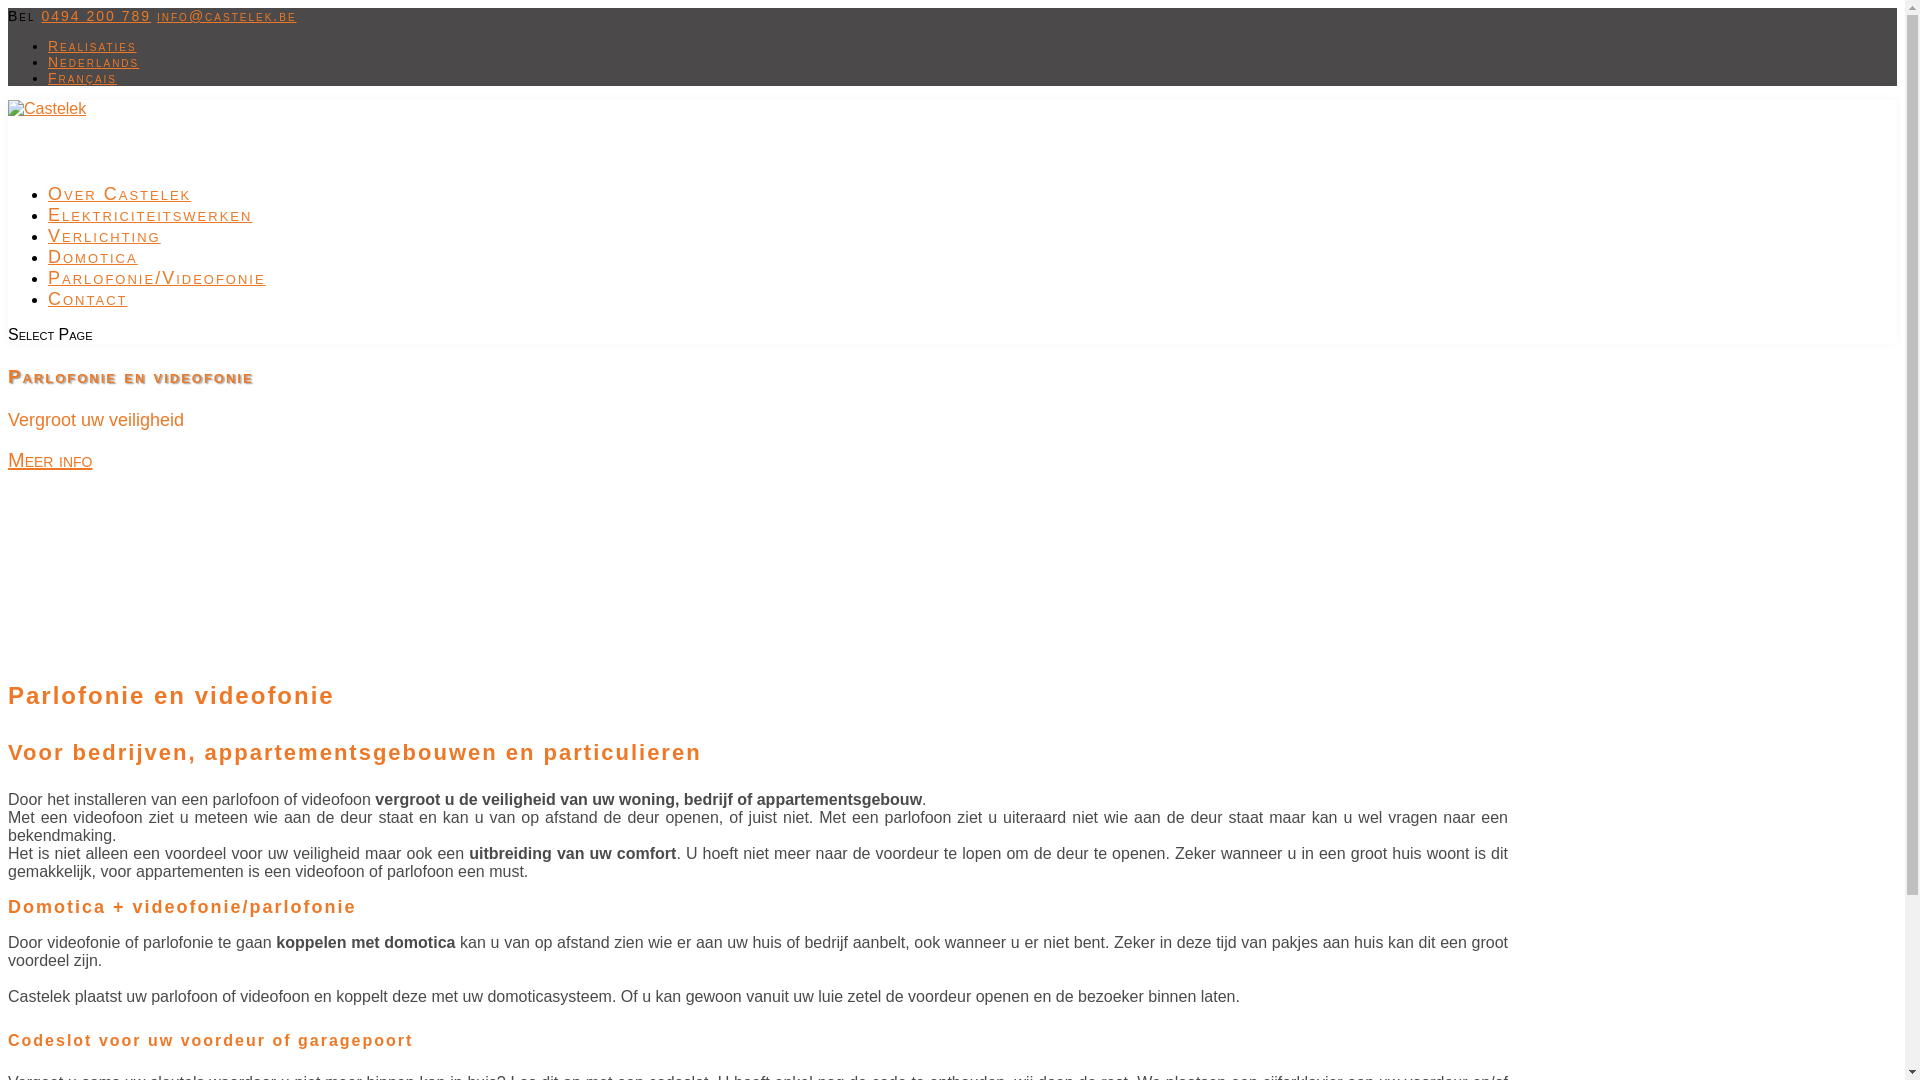  What do you see at coordinates (118, 219) in the screenshot?
I see `'Over Castelek'` at bounding box center [118, 219].